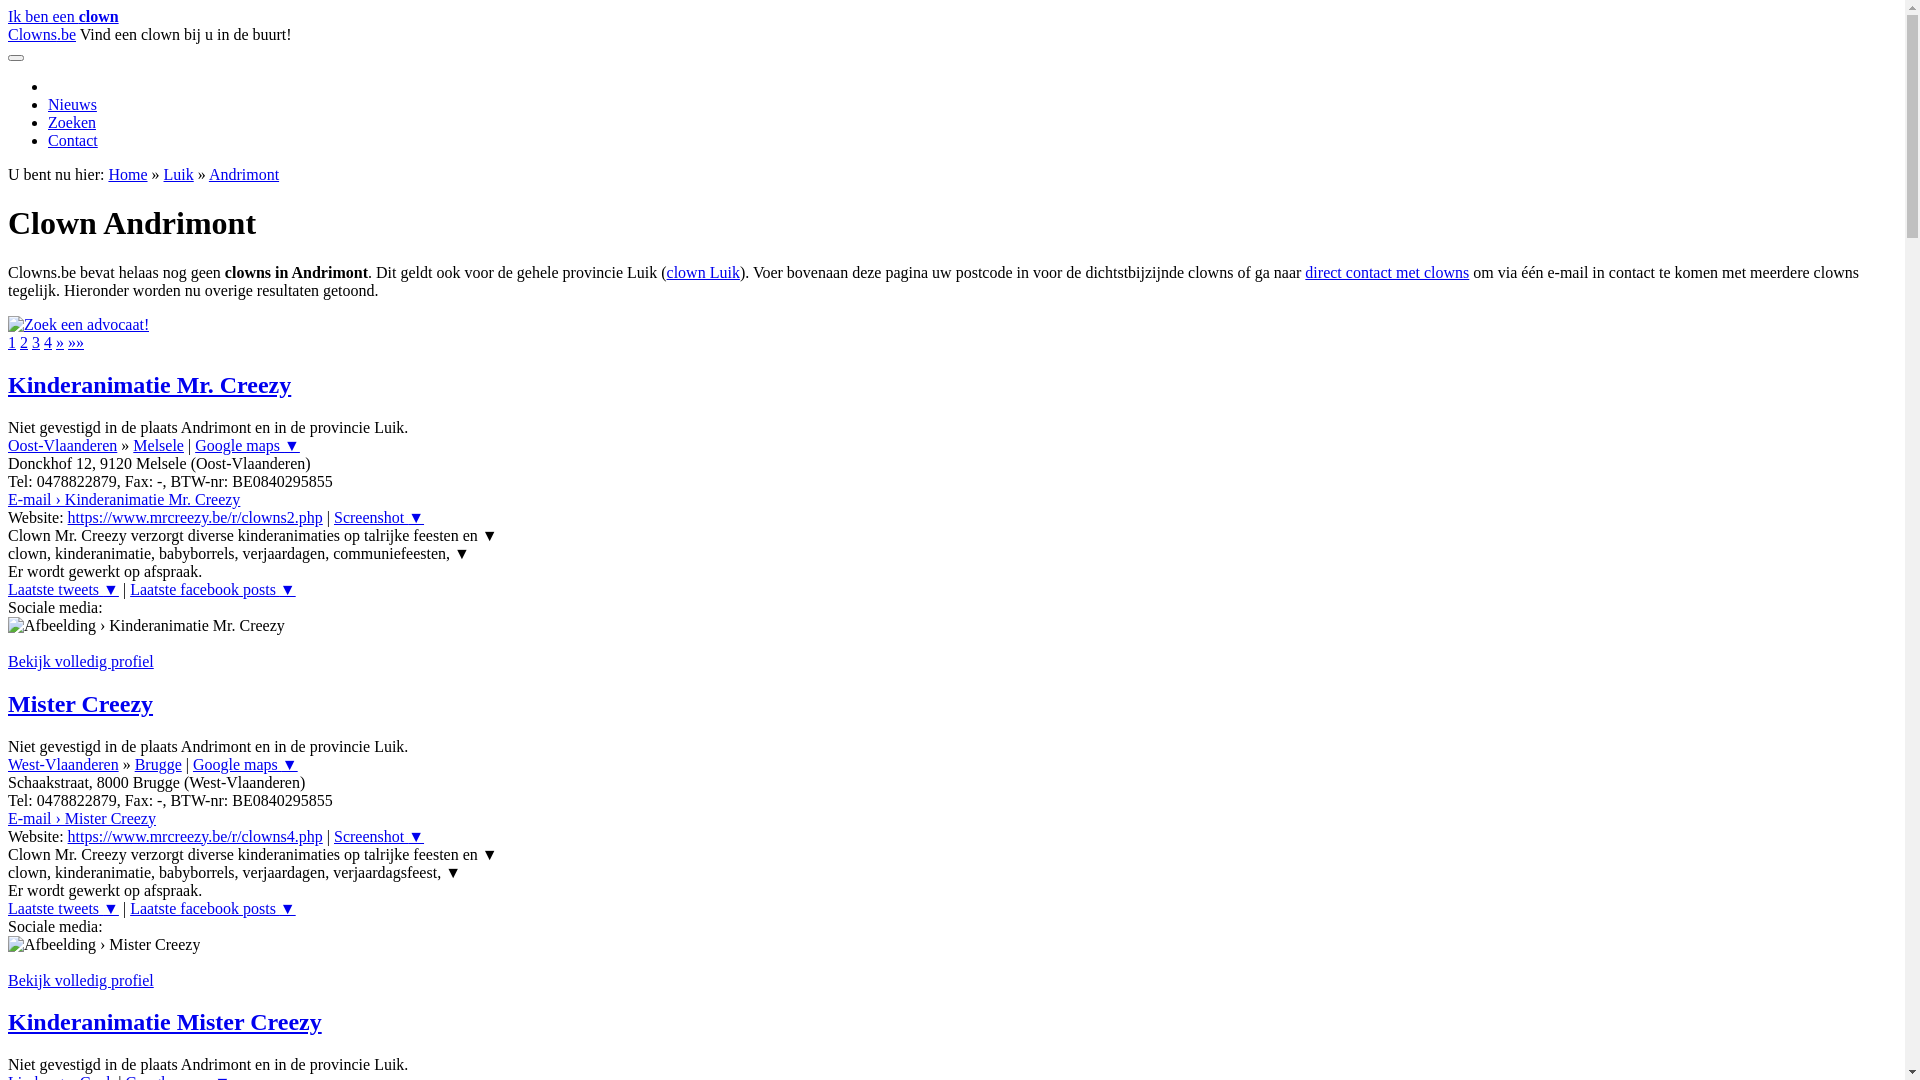  Describe the element at coordinates (157, 444) in the screenshot. I see `'Melsele'` at that location.